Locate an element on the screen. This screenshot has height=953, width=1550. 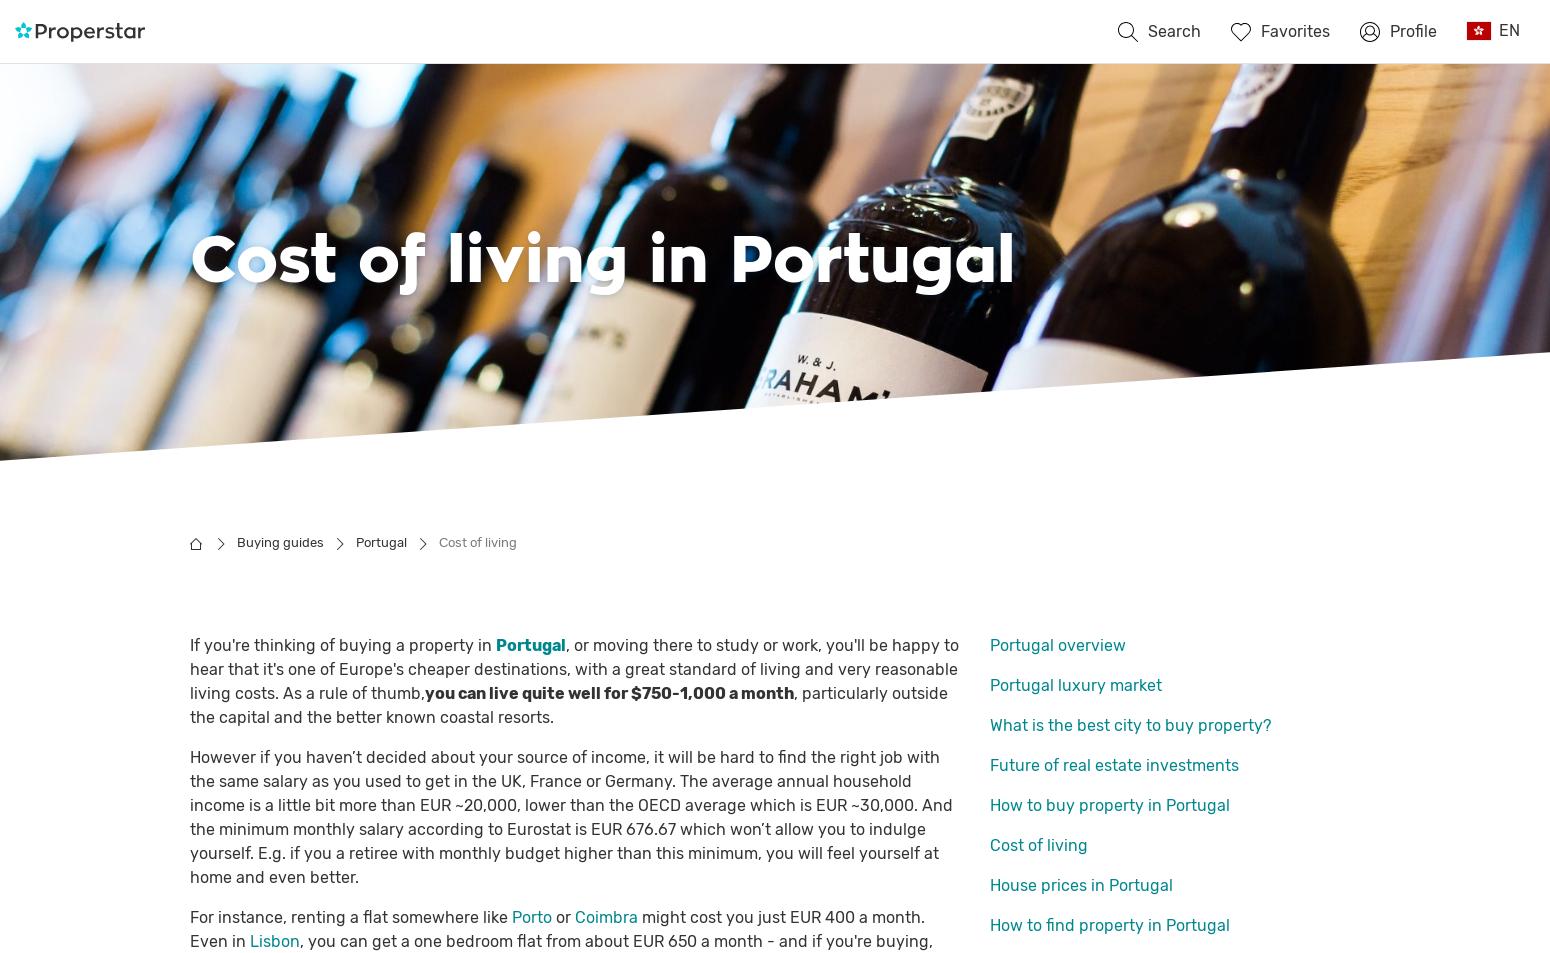
'How to find property in Portugal' is located at coordinates (1108, 925).